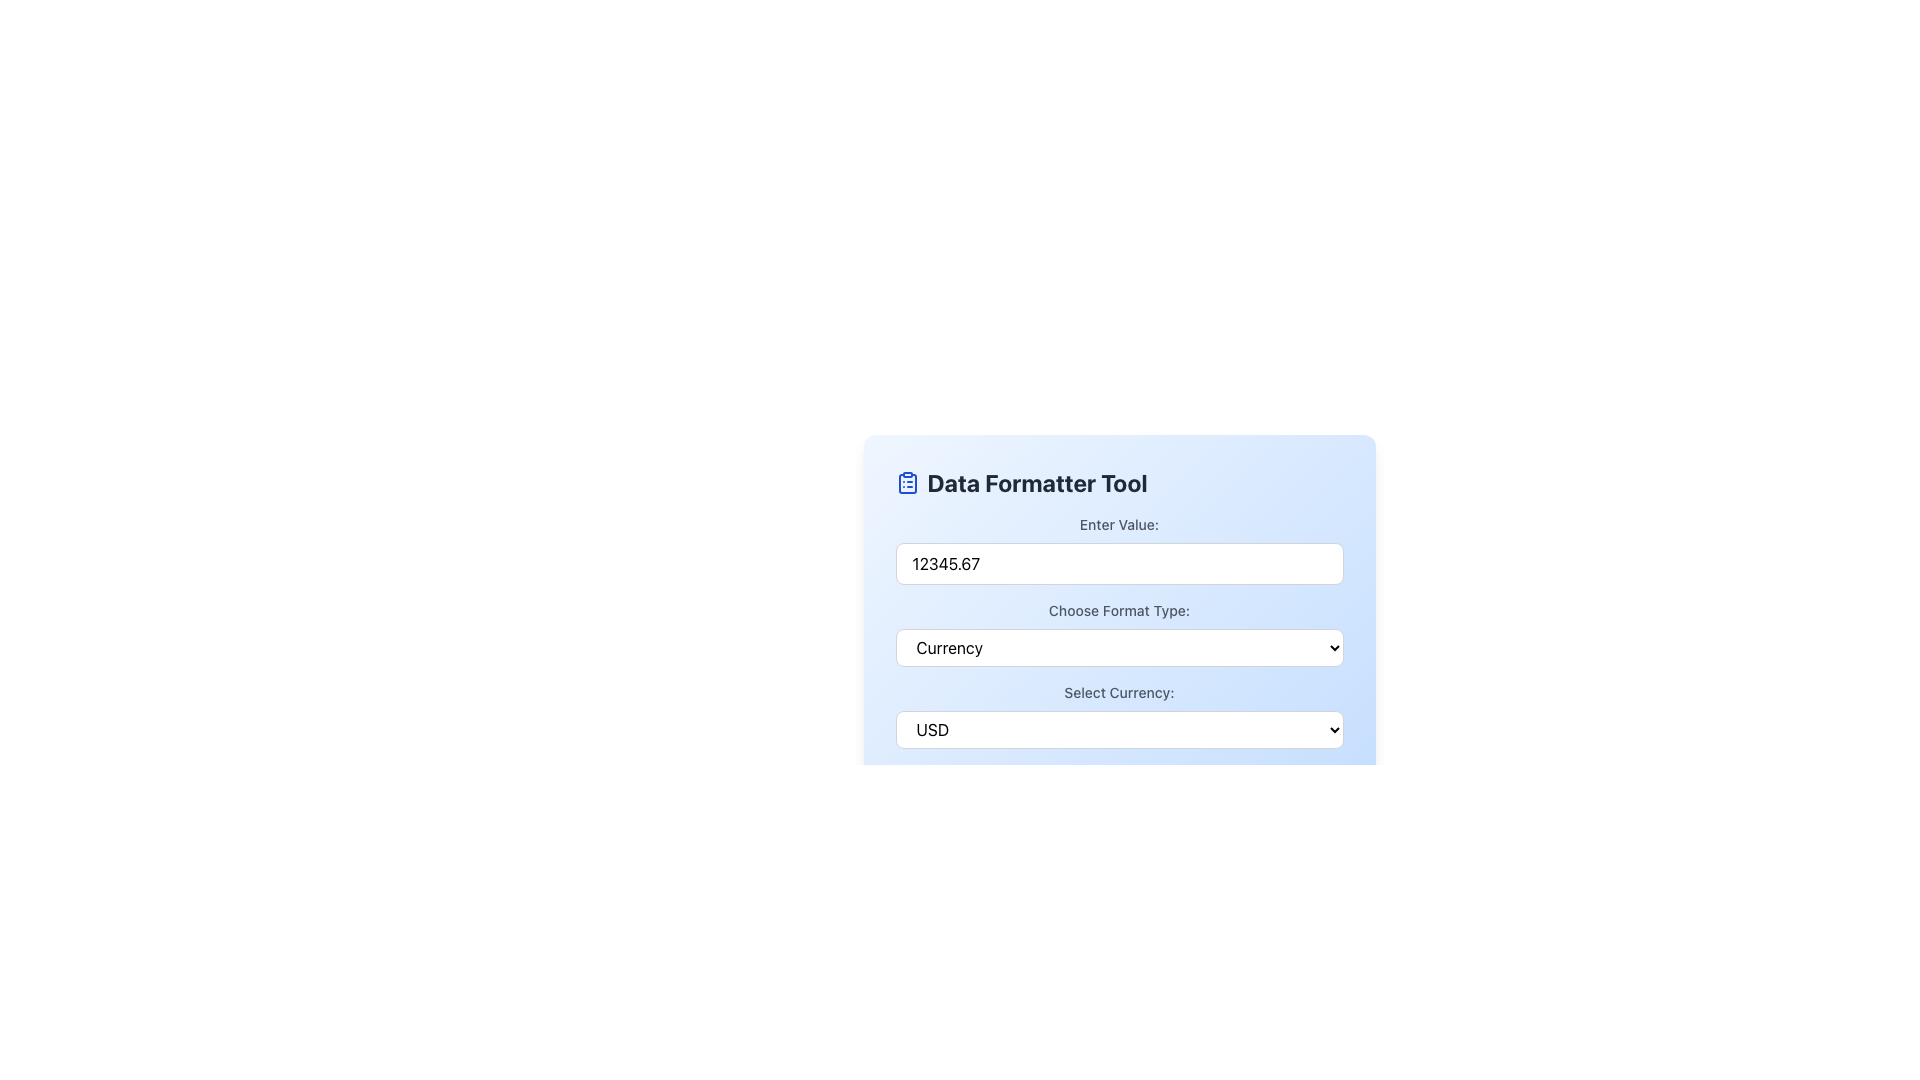  What do you see at coordinates (1118, 715) in the screenshot?
I see `the dropdown menu` at bounding box center [1118, 715].